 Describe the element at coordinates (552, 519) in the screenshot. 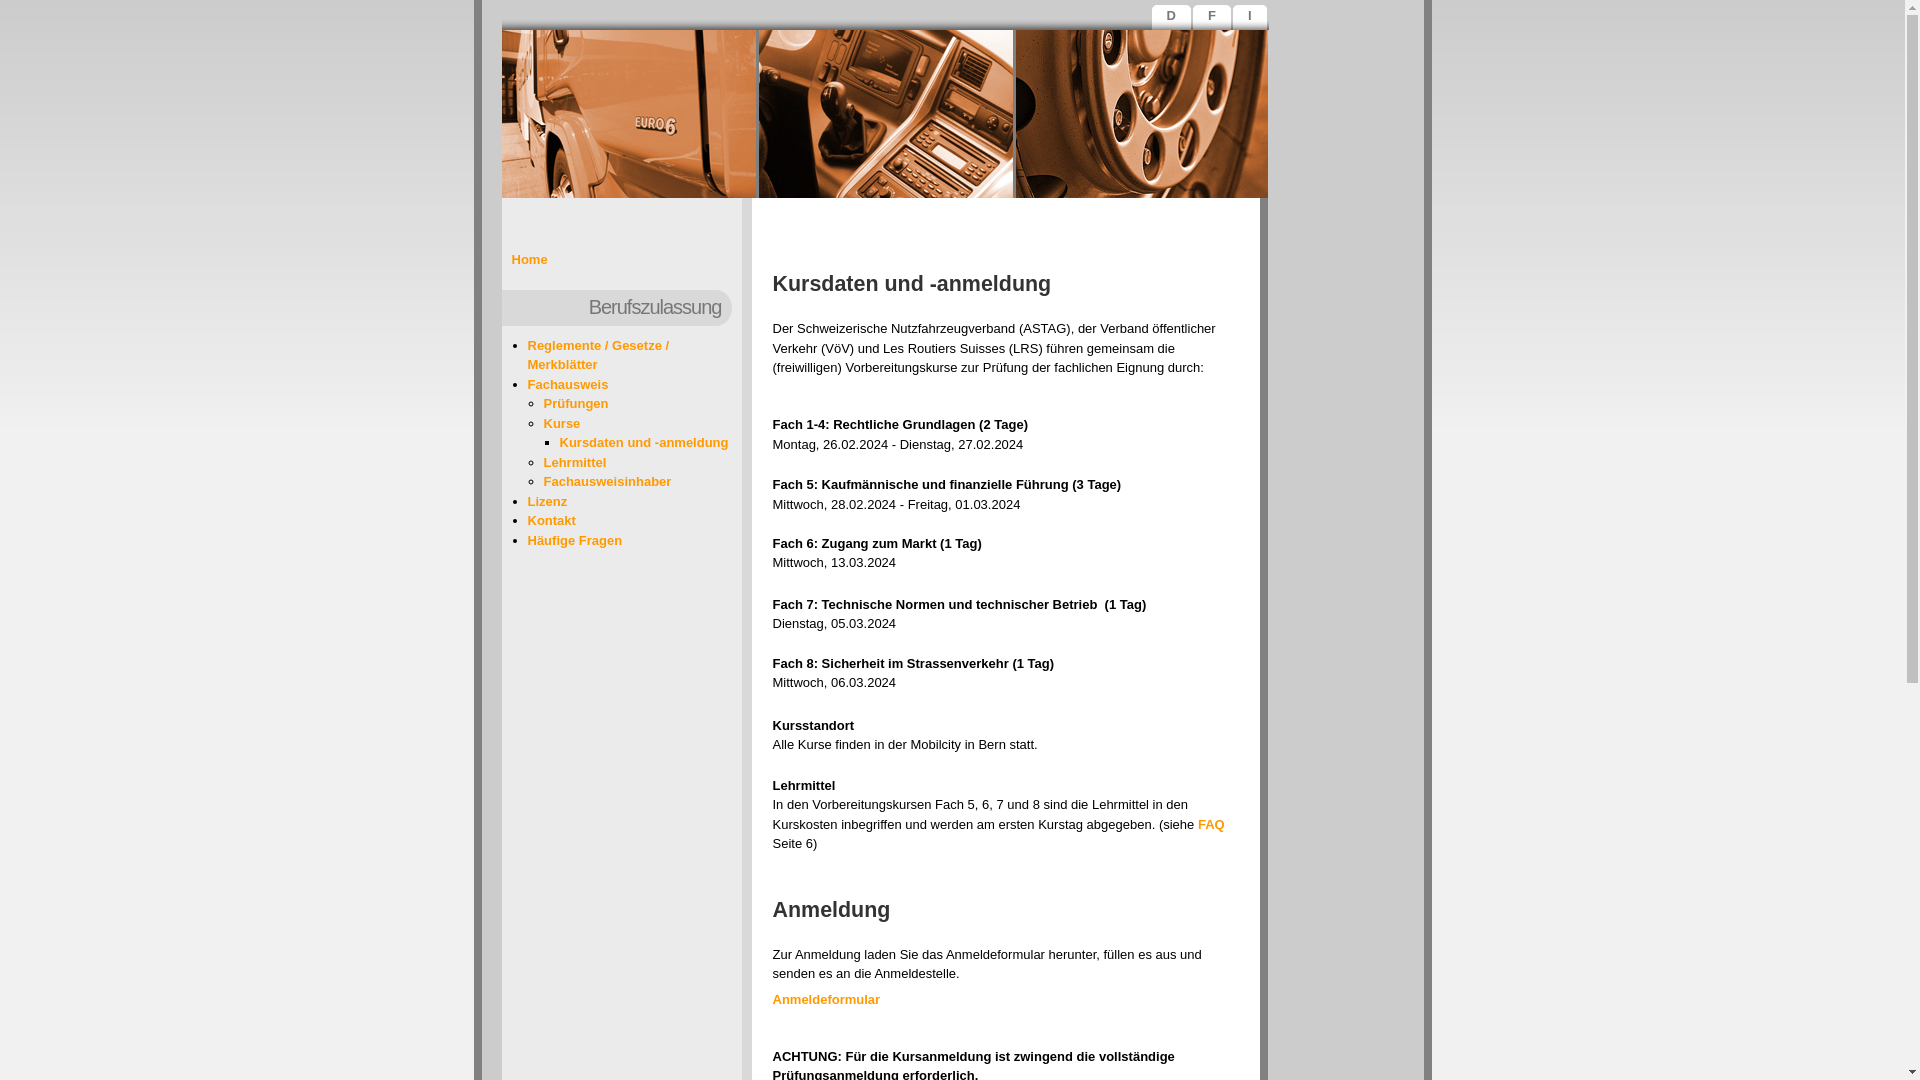

I see `'Kontakt'` at that location.